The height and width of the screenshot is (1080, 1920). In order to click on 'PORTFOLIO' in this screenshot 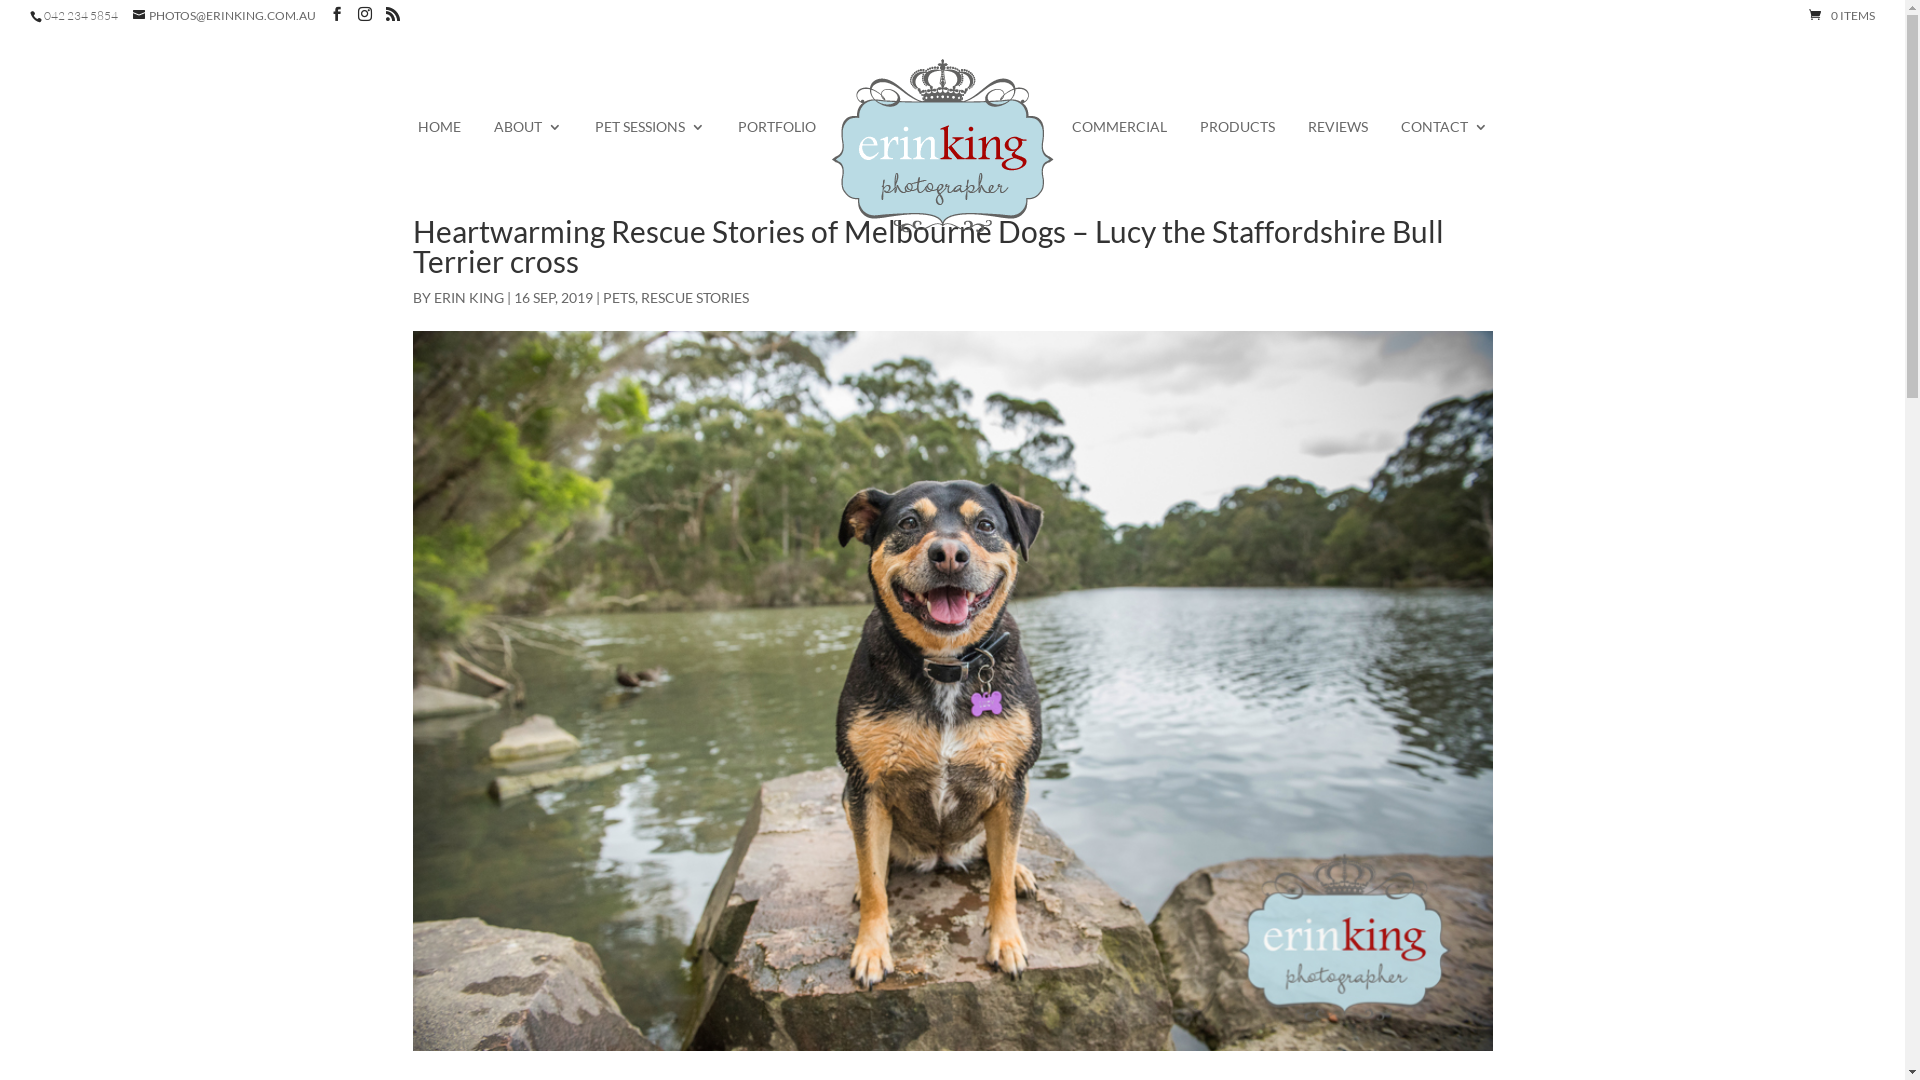, I will do `click(776, 138)`.